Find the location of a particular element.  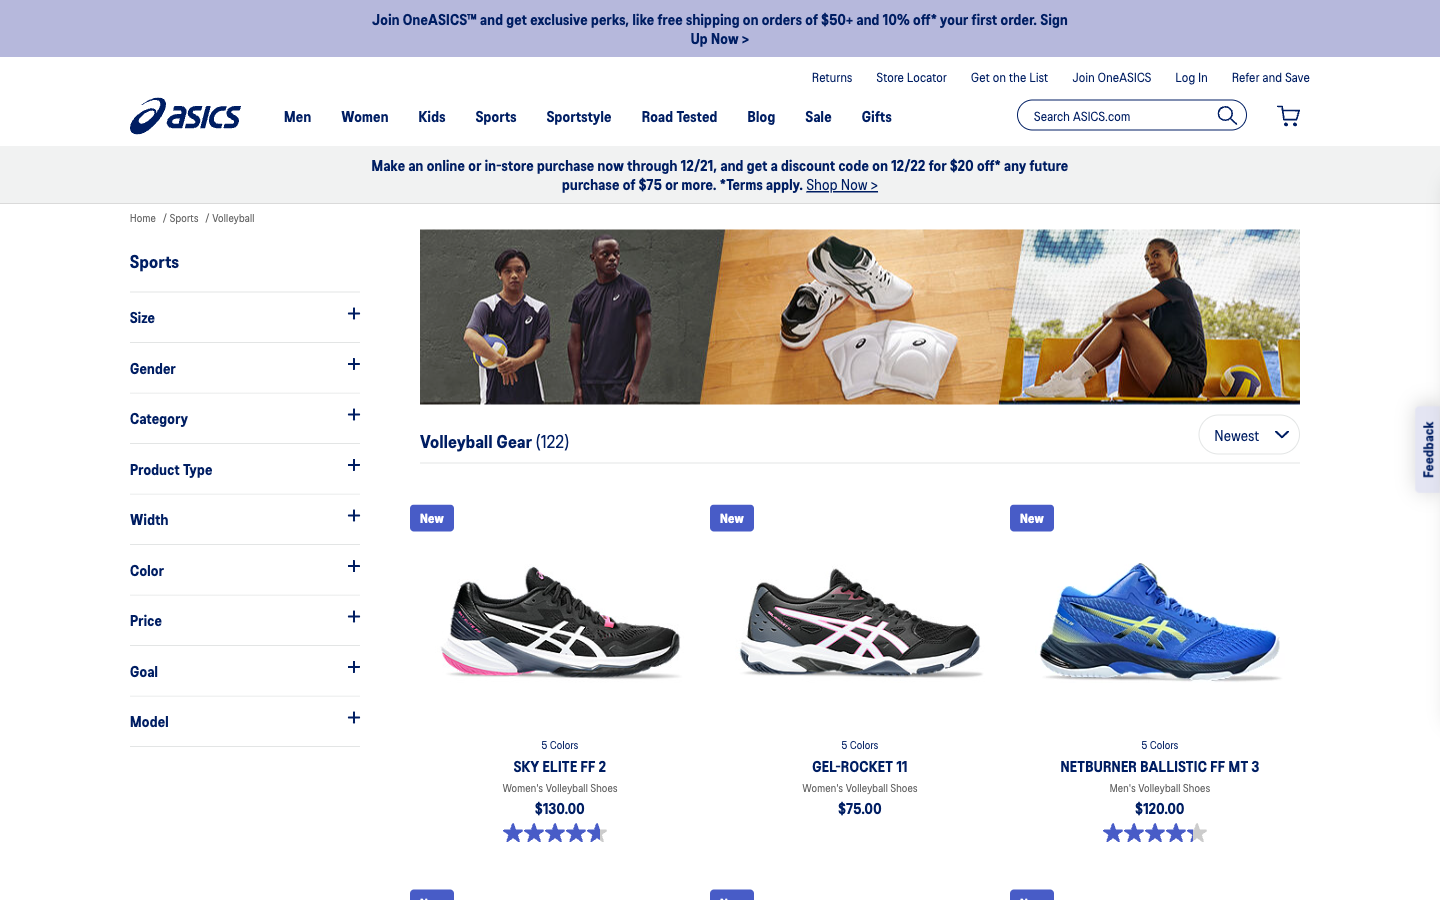

Filter the models by size of the shoes is located at coordinates (243, 315).